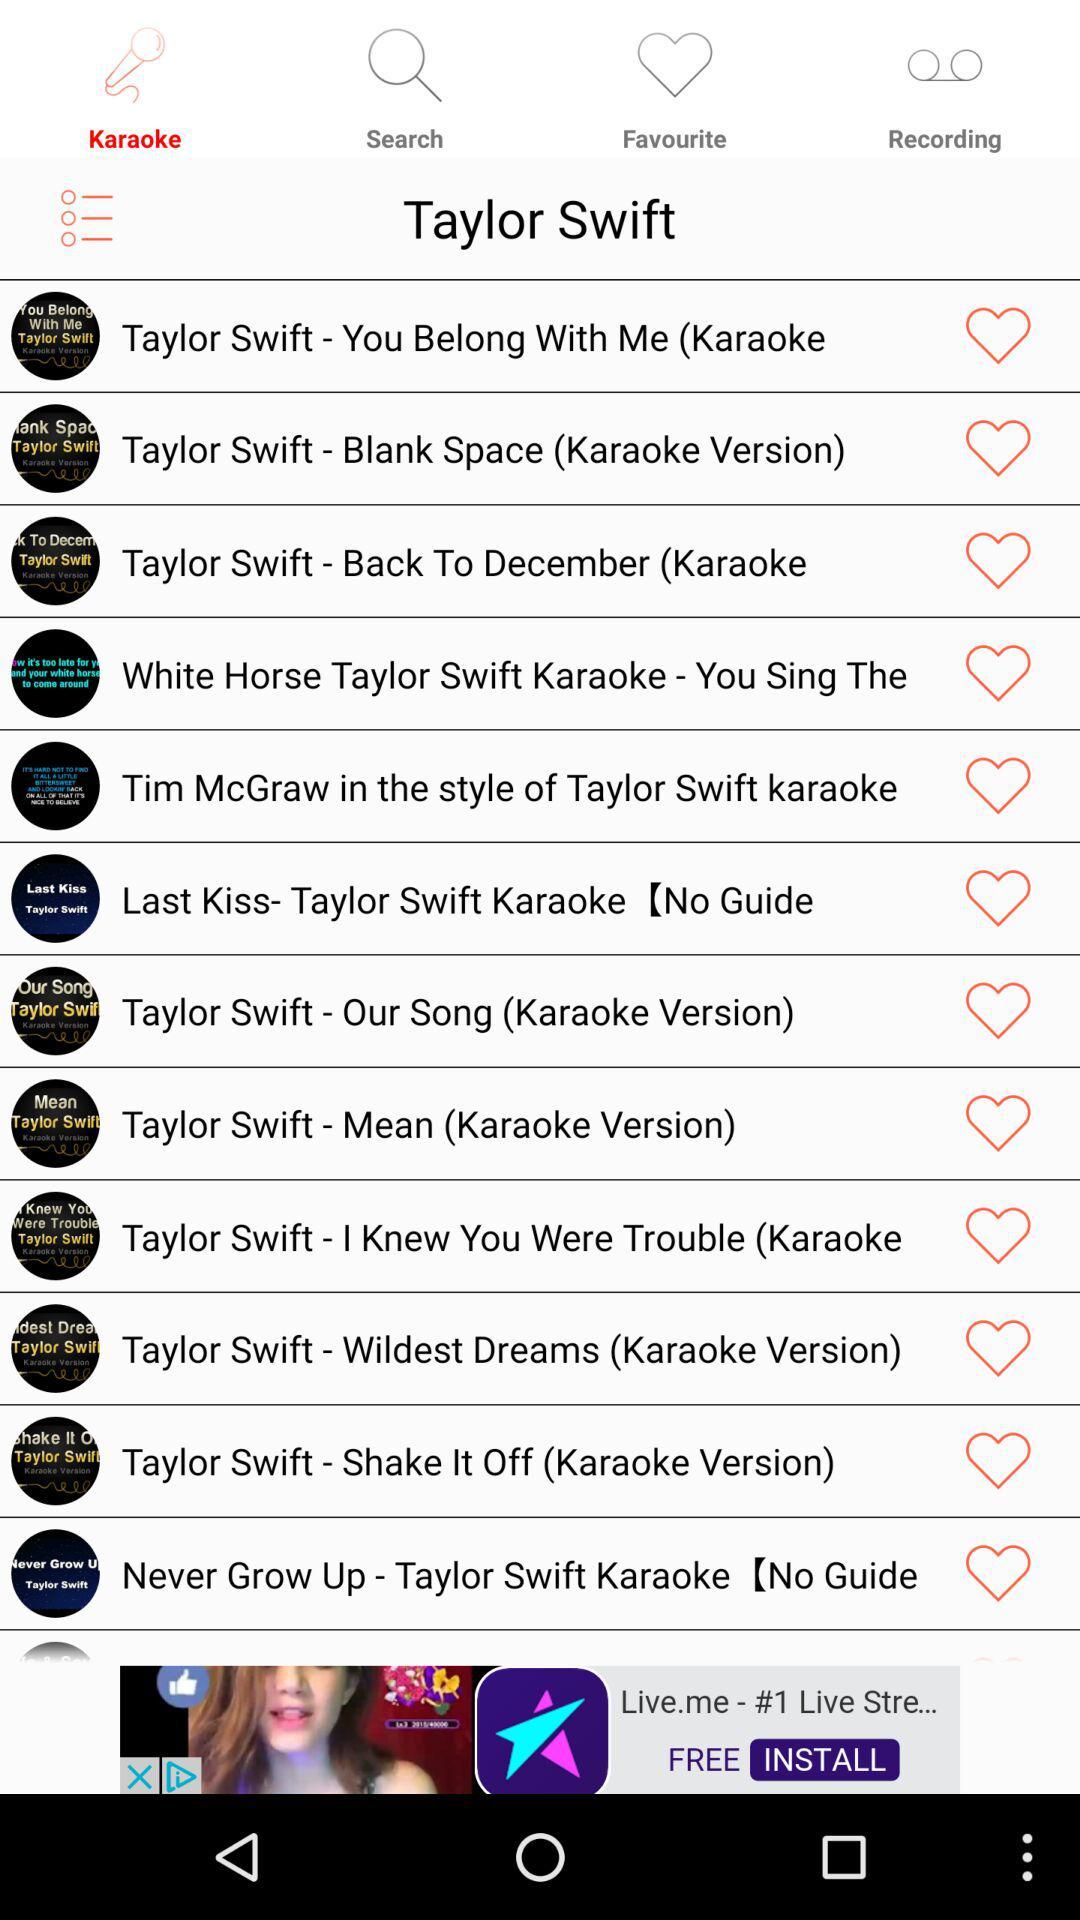  I want to click on the list icon, so click(86, 233).